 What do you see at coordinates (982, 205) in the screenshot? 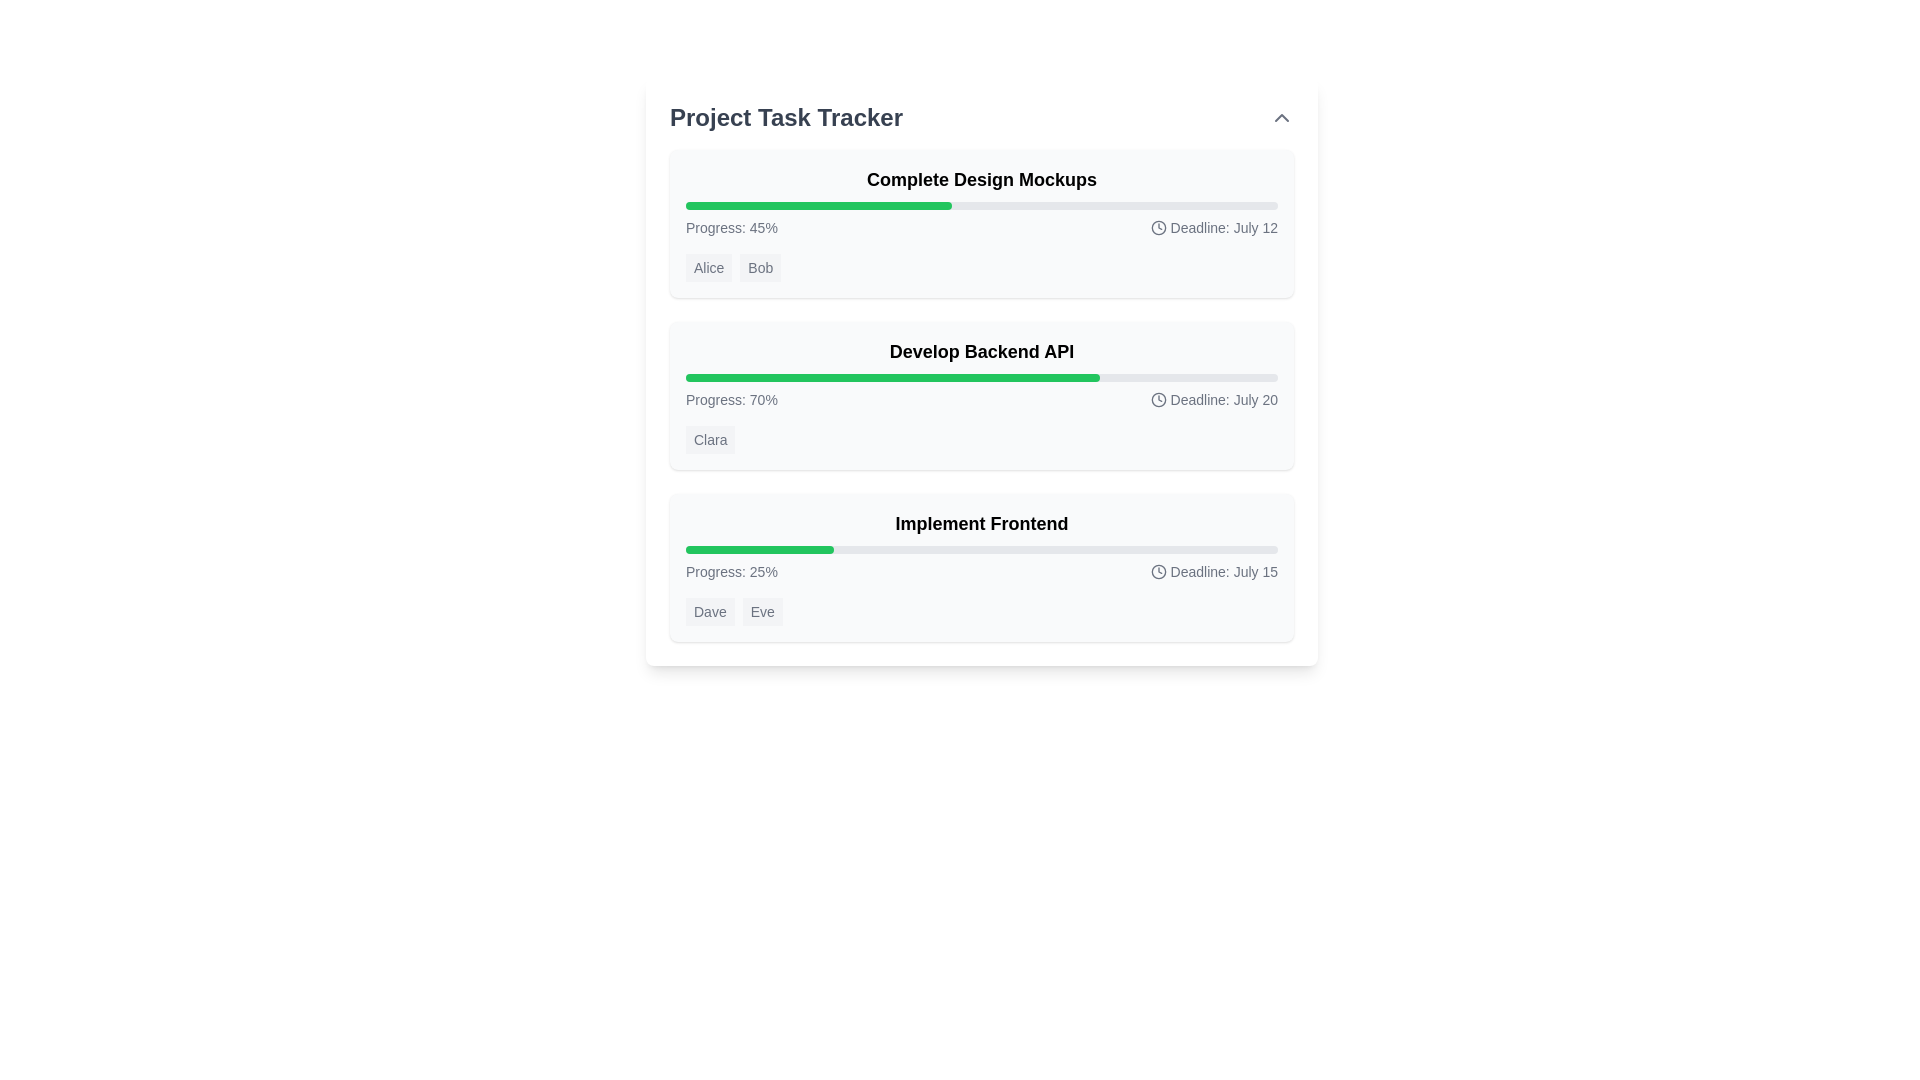
I see `the progress represented by the progress bar located under the text 'Complete Design Mockups' within the first task card` at bounding box center [982, 205].